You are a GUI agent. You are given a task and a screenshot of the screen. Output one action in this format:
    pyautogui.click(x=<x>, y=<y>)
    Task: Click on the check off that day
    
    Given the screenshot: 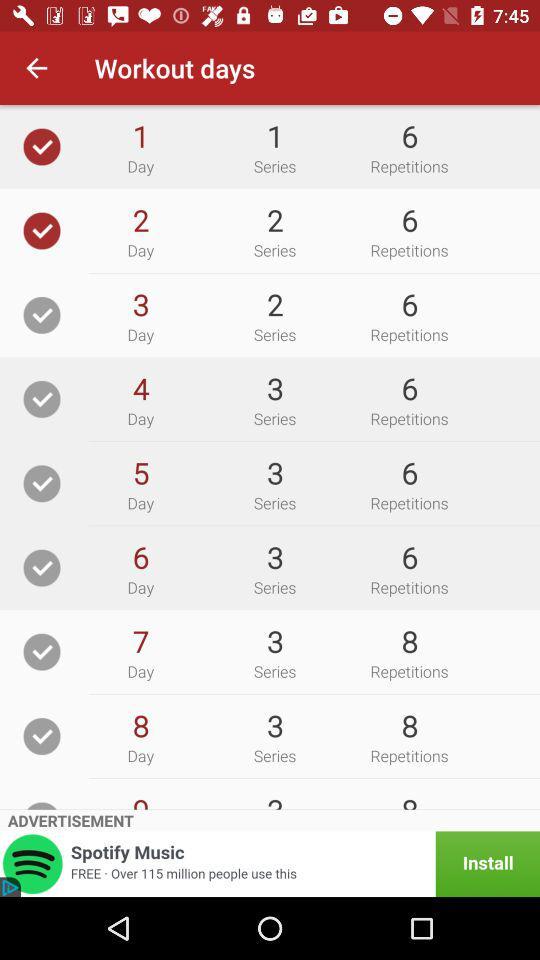 What is the action you would take?
    pyautogui.click(x=42, y=735)
    